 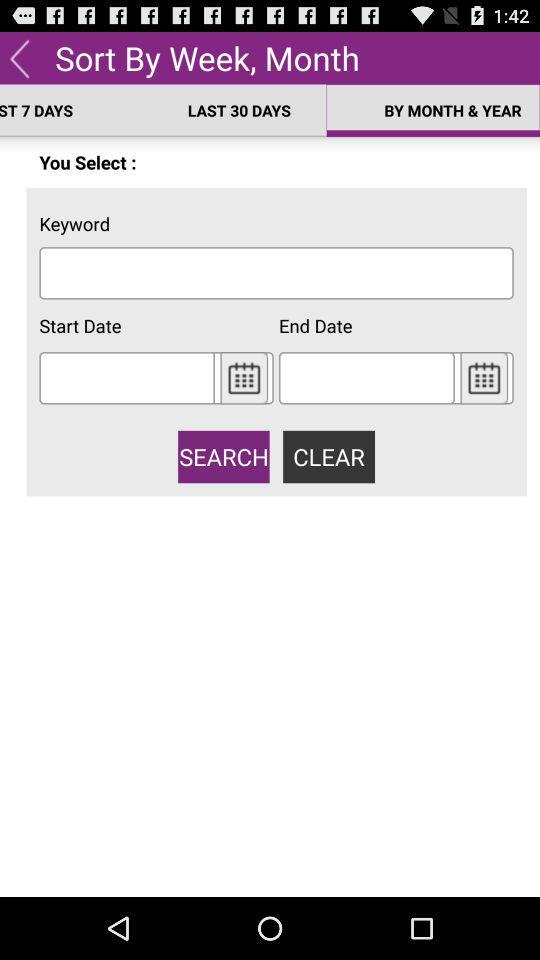 I want to click on go back, so click(x=18, y=56).